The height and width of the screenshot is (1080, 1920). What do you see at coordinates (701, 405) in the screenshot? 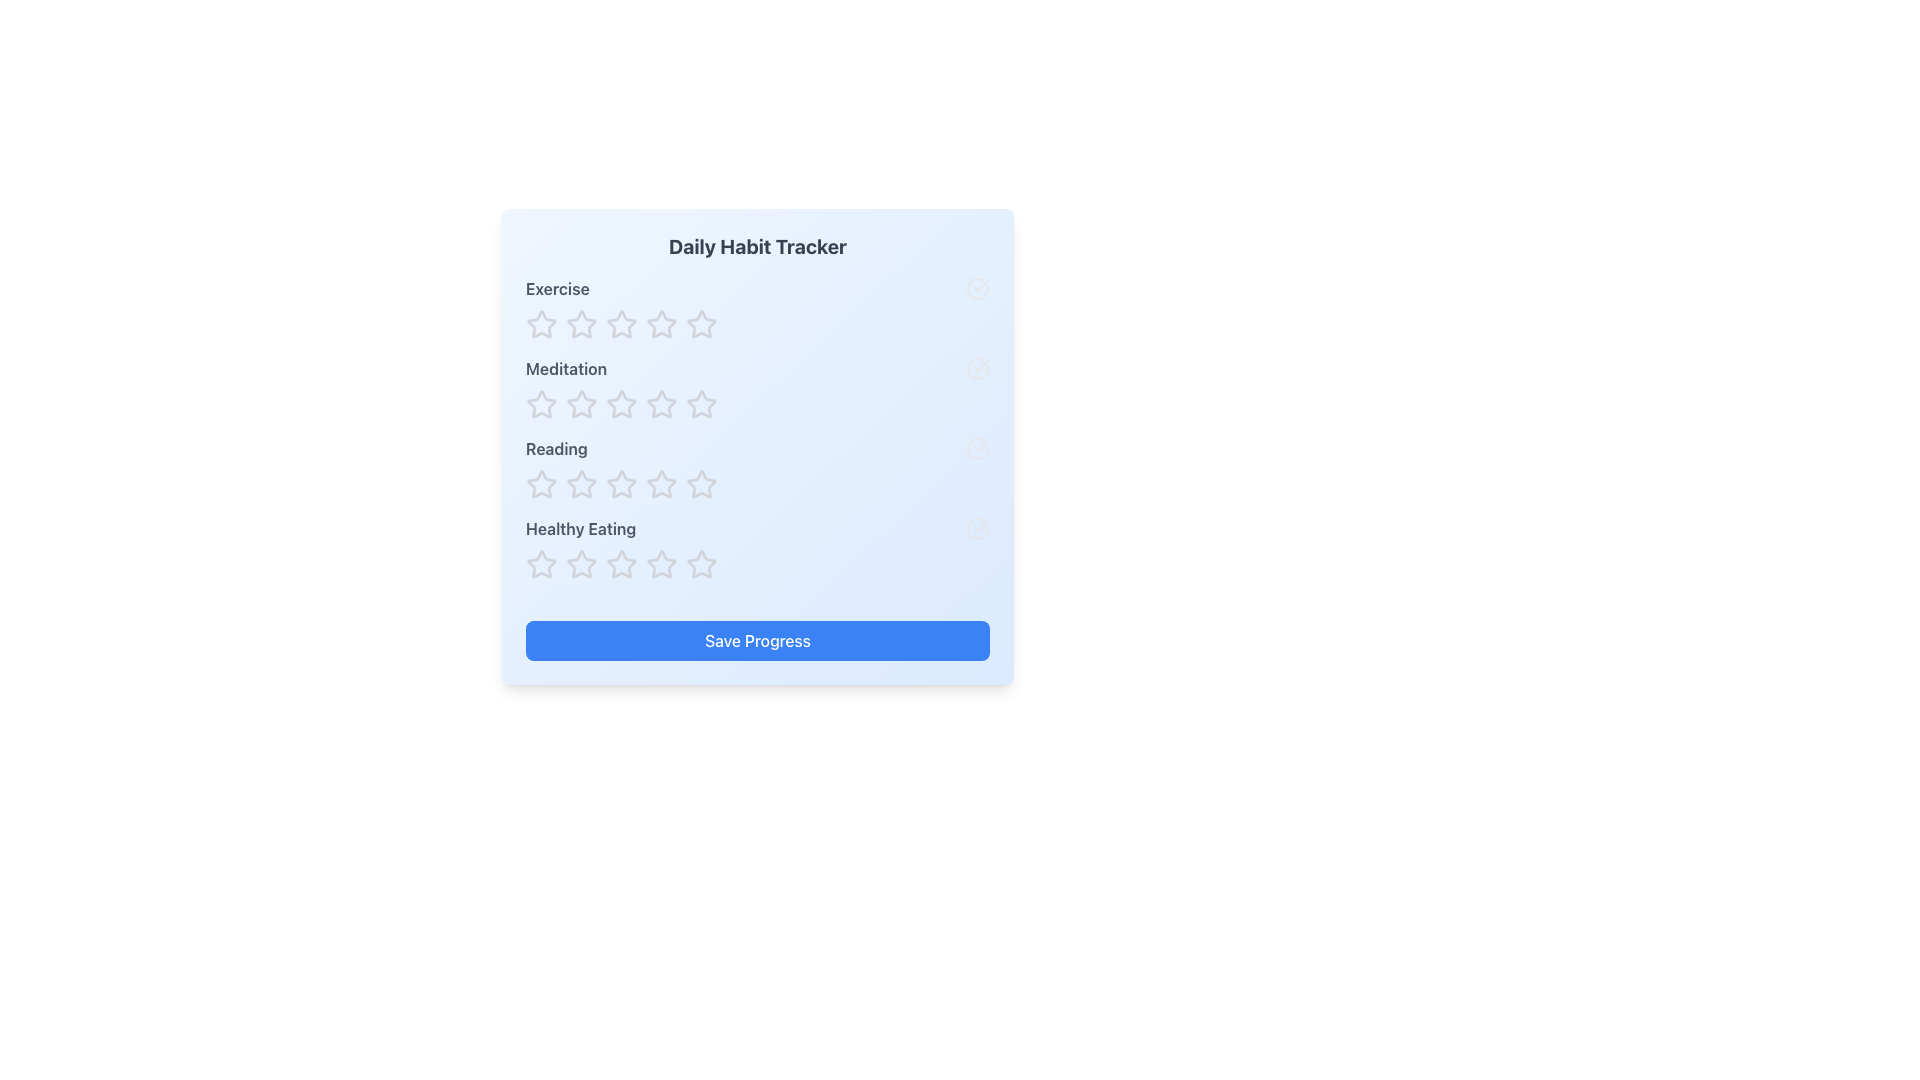
I see `the fifth star icon in the rating component of the 'Meditation' section to set the rating` at bounding box center [701, 405].